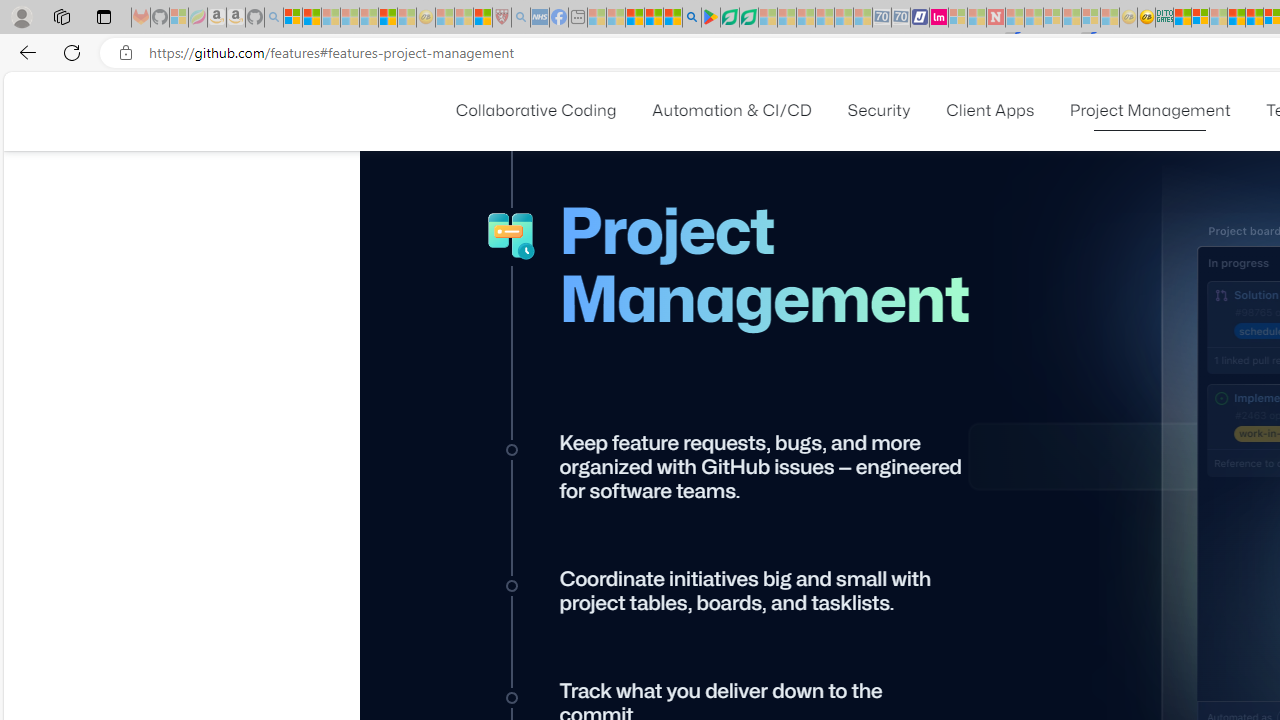 This screenshot has width=1280, height=720. What do you see at coordinates (21, 16) in the screenshot?
I see `'Personal Profile'` at bounding box center [21, 16].